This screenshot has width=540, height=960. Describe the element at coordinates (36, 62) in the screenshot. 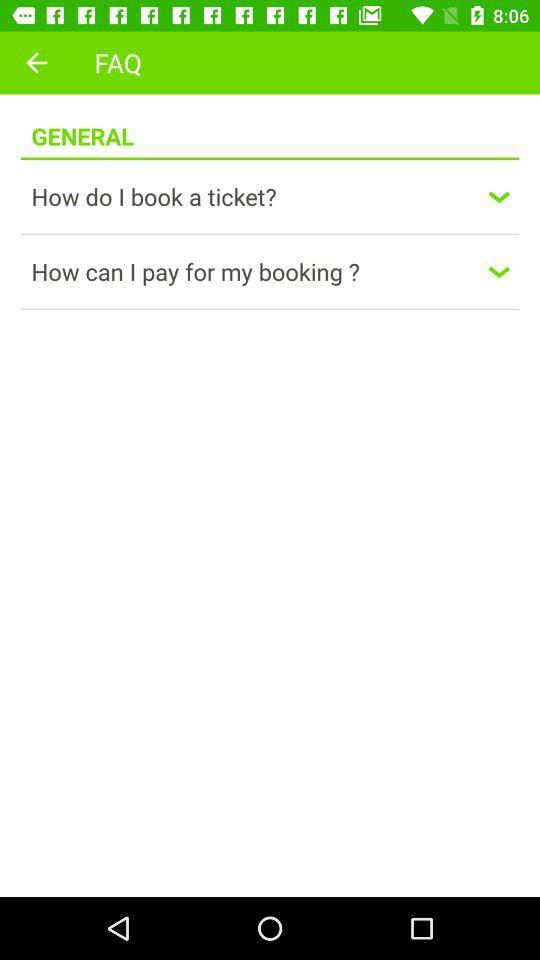

I see `item next to the faq` at that location.